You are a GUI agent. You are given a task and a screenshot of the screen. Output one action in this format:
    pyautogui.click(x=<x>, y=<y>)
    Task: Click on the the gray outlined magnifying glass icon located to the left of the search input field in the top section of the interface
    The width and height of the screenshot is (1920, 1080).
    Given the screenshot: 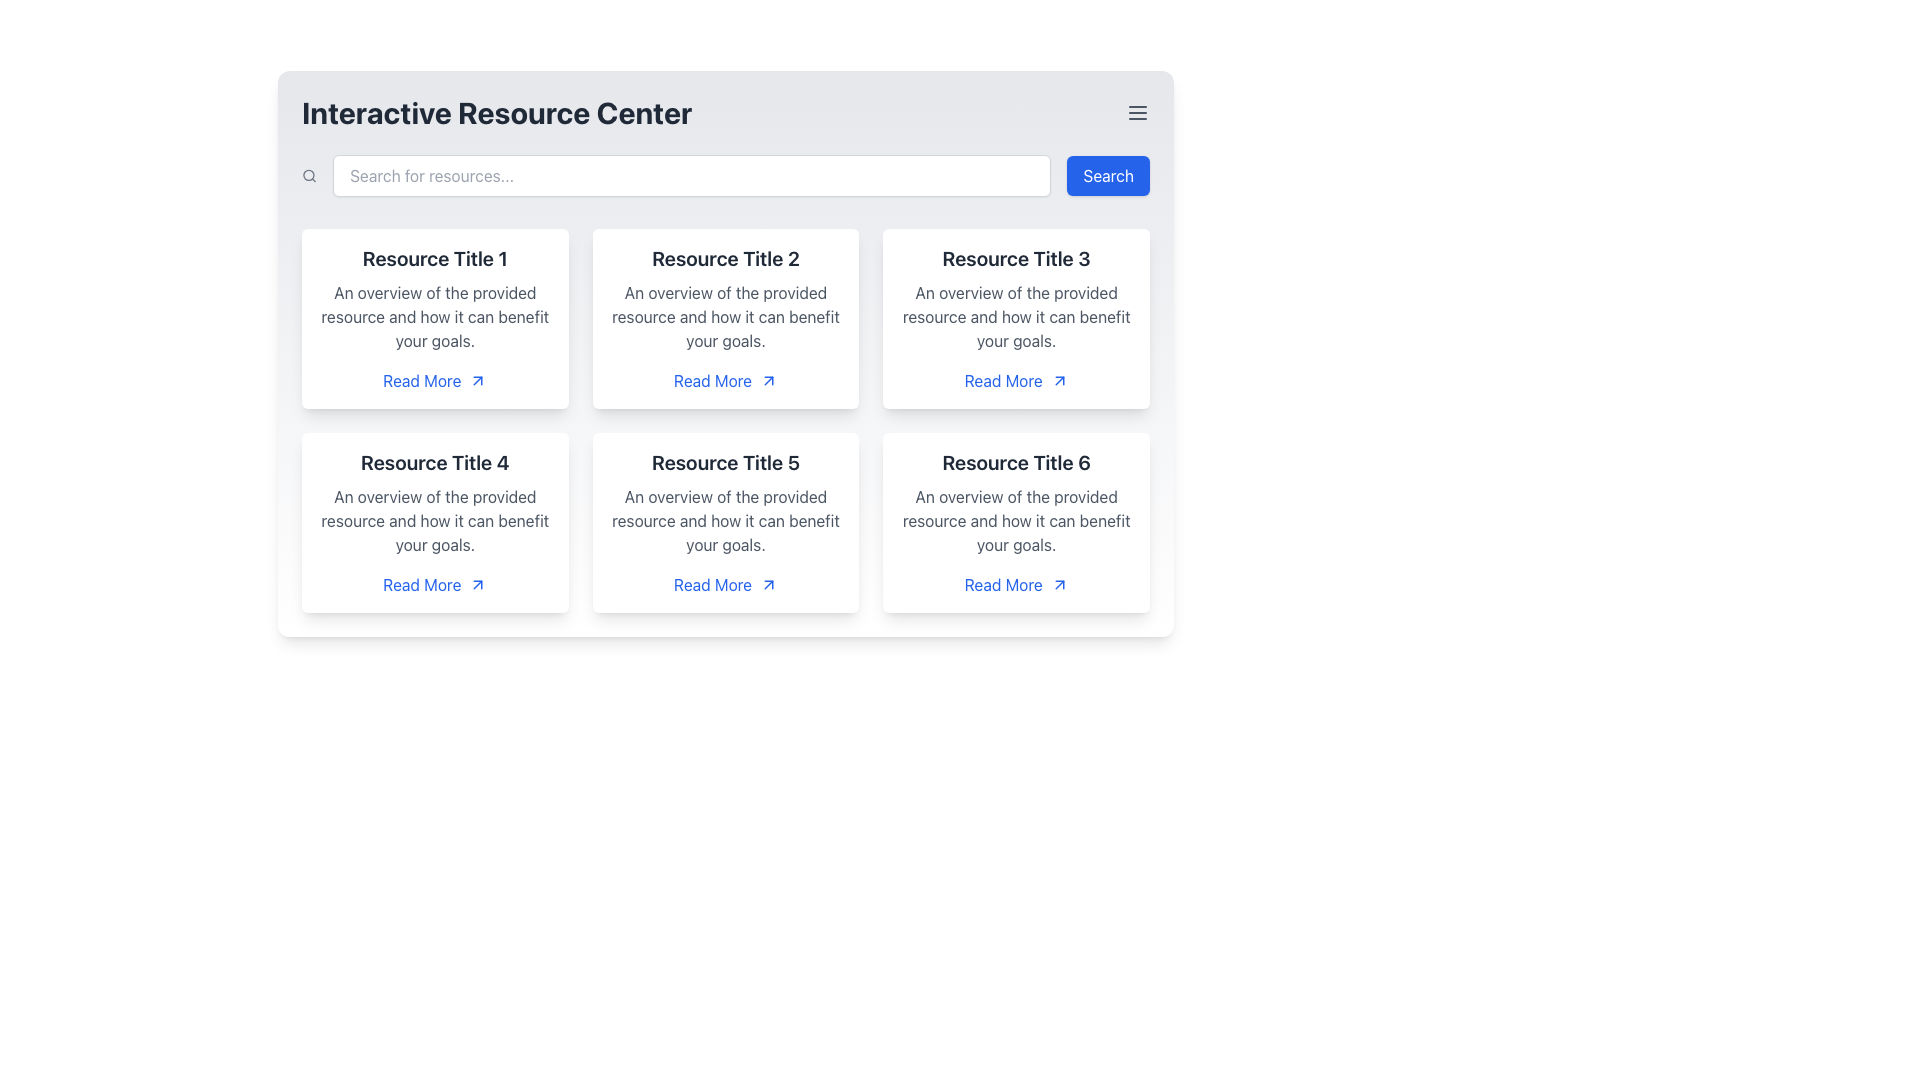 What is the action you would take?
    pyautogui.click(x=308, y=175)
    